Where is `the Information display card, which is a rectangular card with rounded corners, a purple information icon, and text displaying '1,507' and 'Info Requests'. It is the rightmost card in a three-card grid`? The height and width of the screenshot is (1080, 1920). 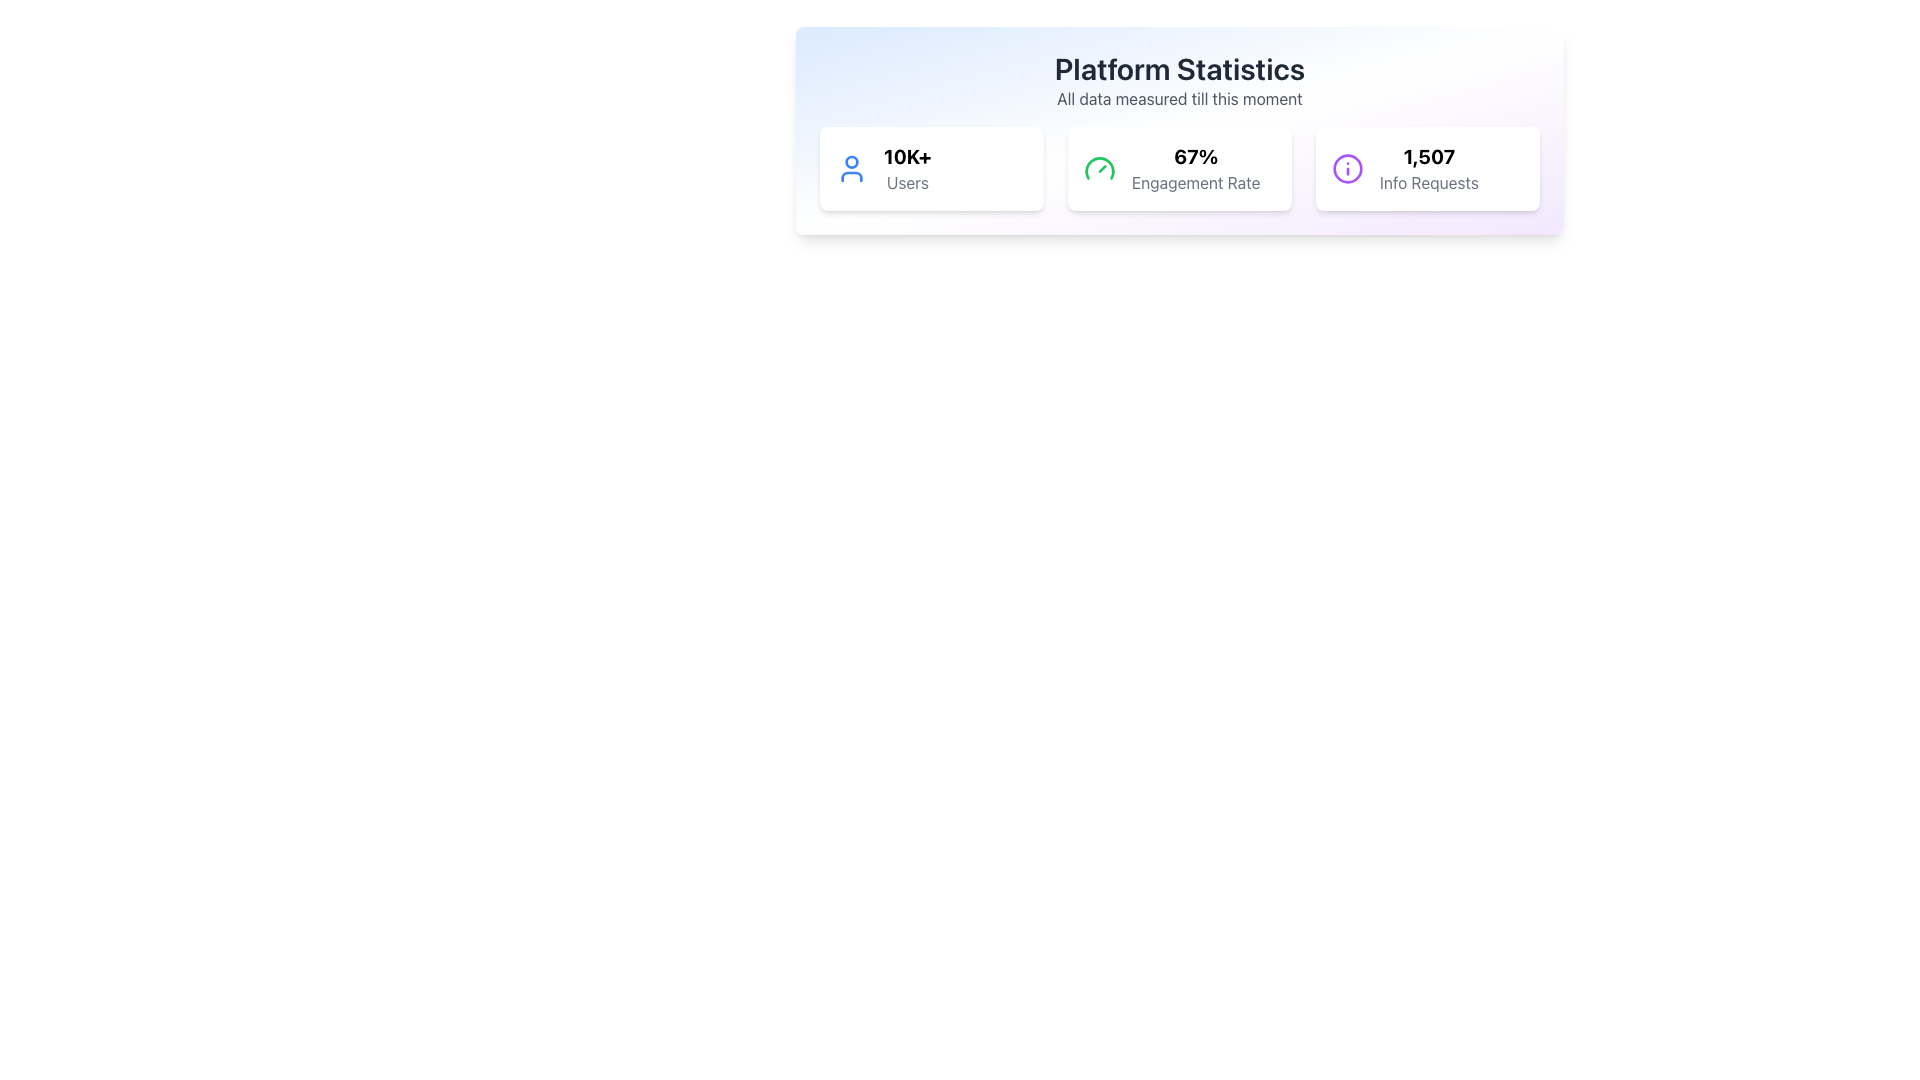 the Information display card, which is a rectangular card with rounded corners, a purple information icon, and text displaying '1,507' and 'Info Requests'. It is the rightmost card in a three-card grid is located at coordinates (1427, 168).